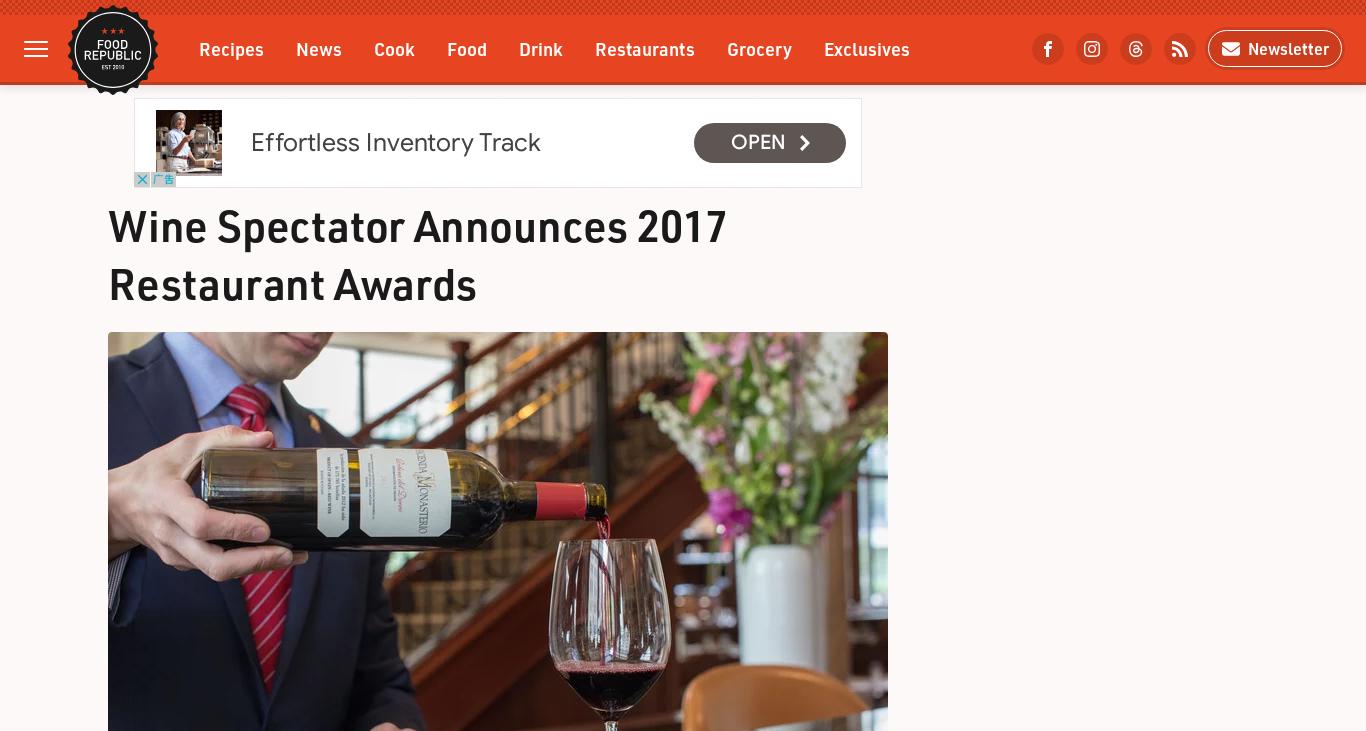 The image size is (1366, 731). Describe the element at coordinates (644, 47) in the screenshot. I see `'Restaurants'` at that location.